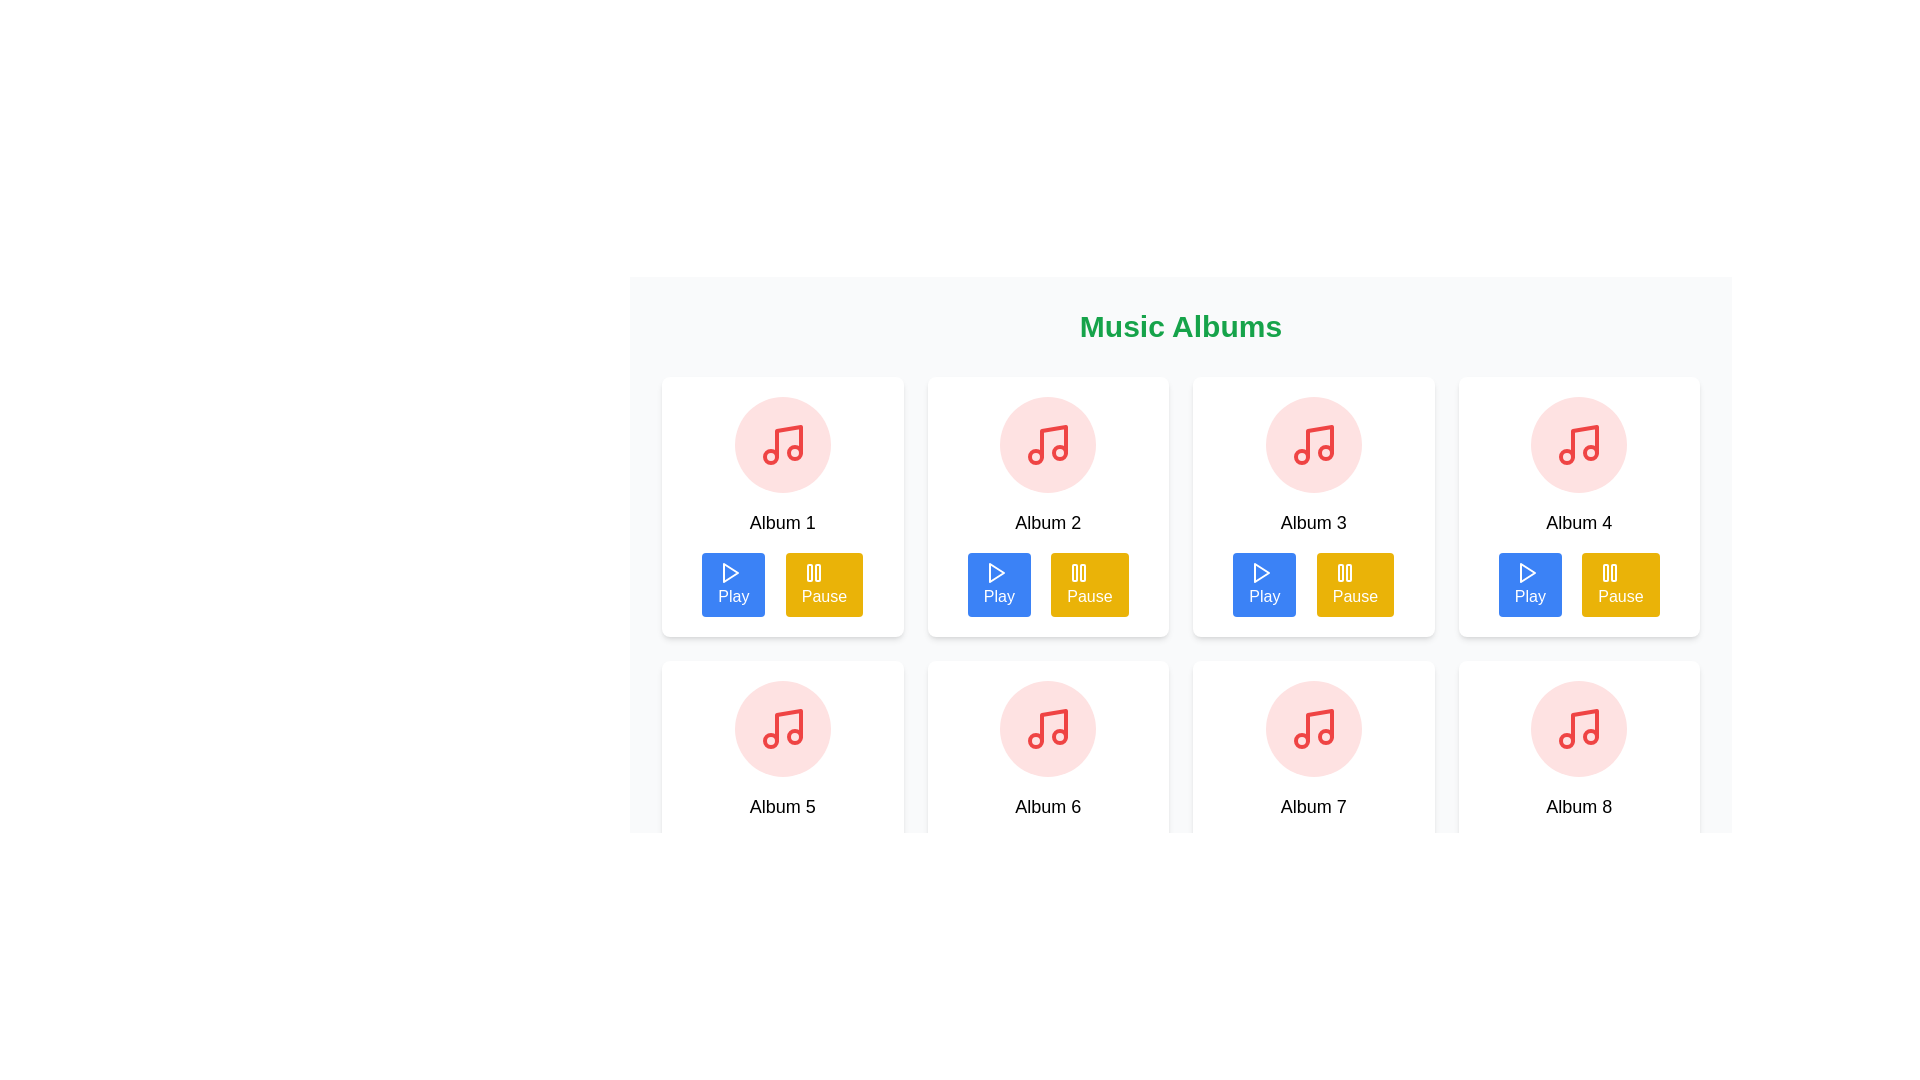 The image size is (1920, 1080). What do you see at coordinates (1348, 573) in the screenshot?
I see `the right vertical bar of the 'pause' button symbol in the media control panel` at bounding box center [1348, 573].